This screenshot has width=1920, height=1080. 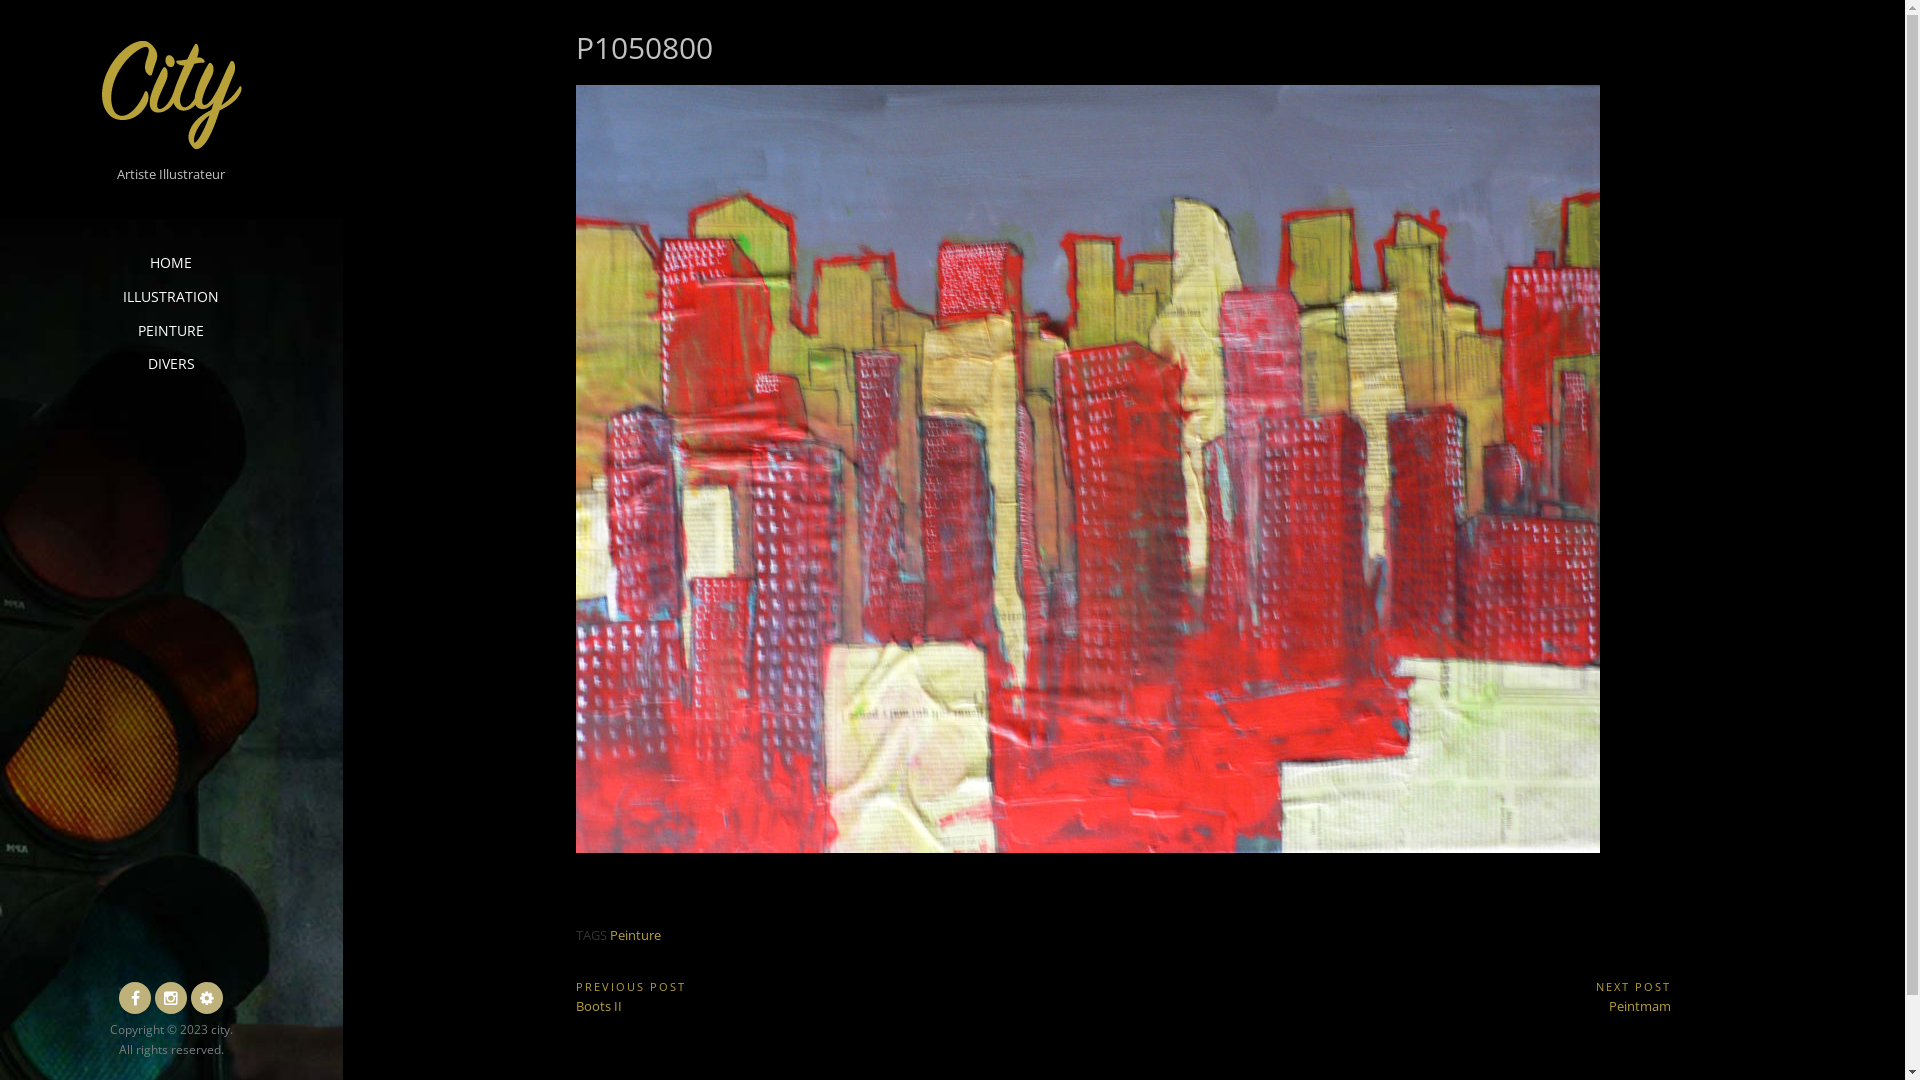 What do you see at coordinates (171, 297) in the screenshot?
I see `'ILLUSTRATION'` at bounding box center [171, 297].